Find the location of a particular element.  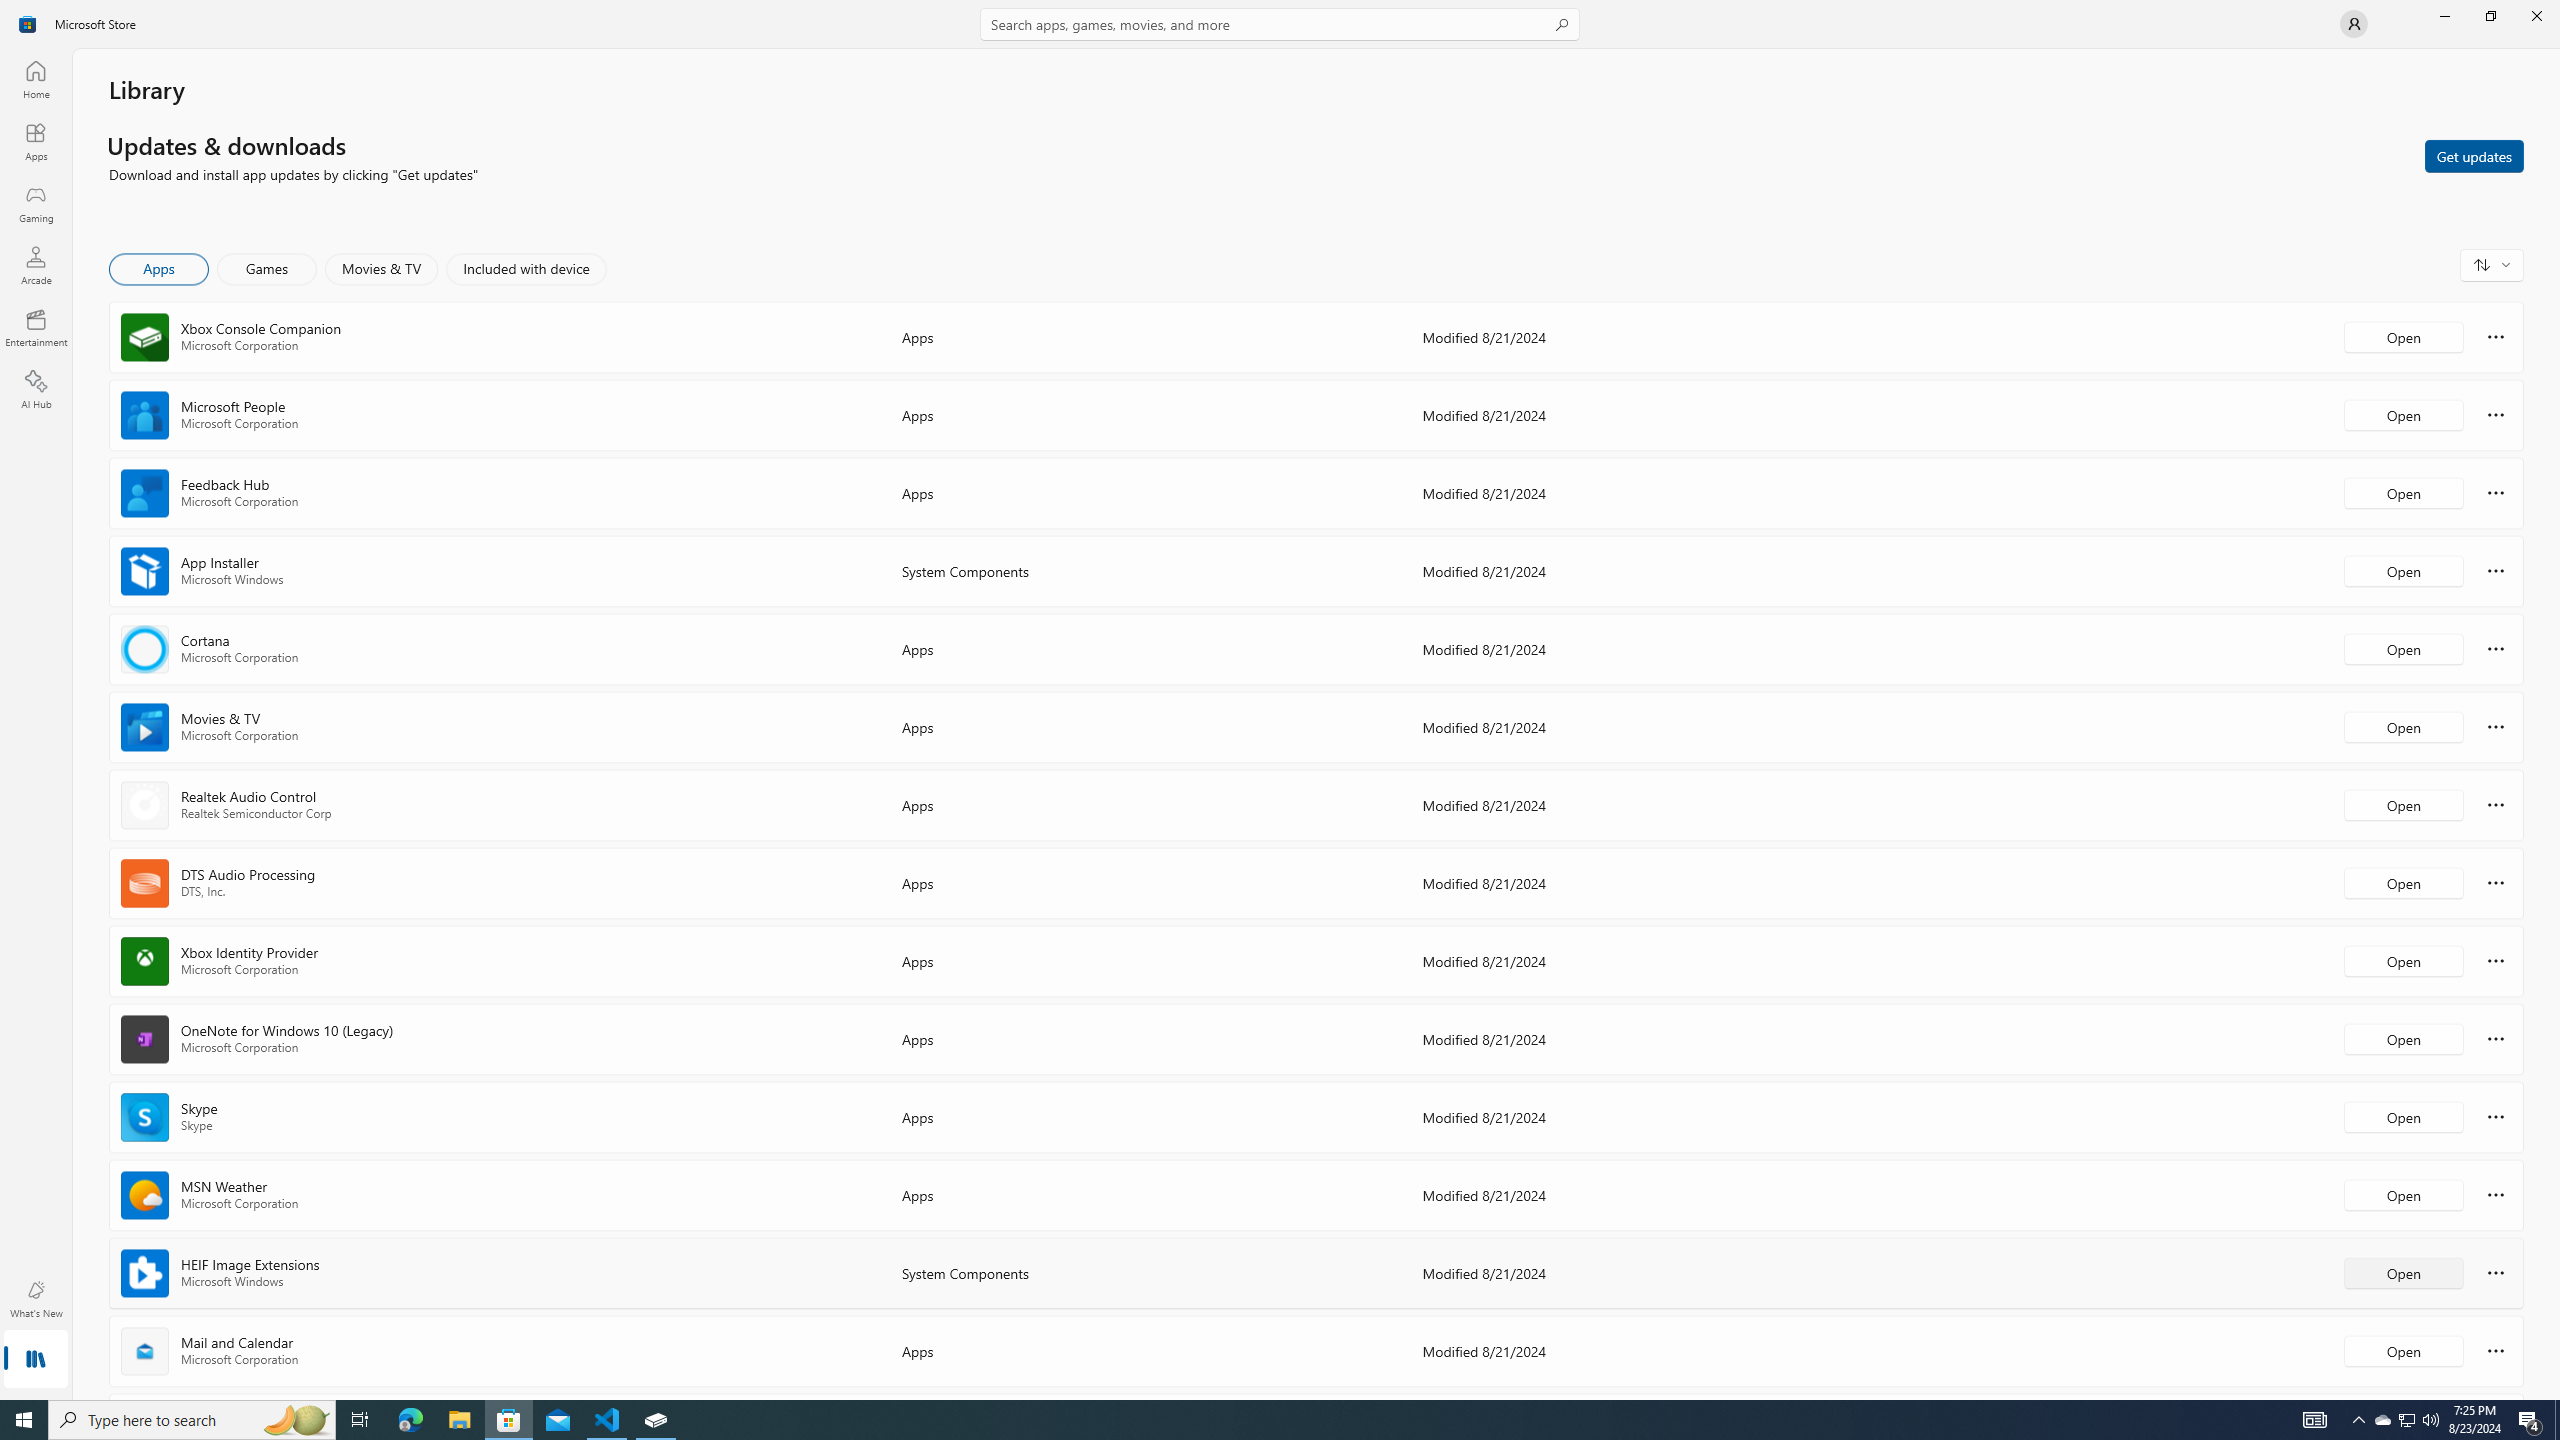

'Close Microsoft Store' is located at coordinates (2535, 15).